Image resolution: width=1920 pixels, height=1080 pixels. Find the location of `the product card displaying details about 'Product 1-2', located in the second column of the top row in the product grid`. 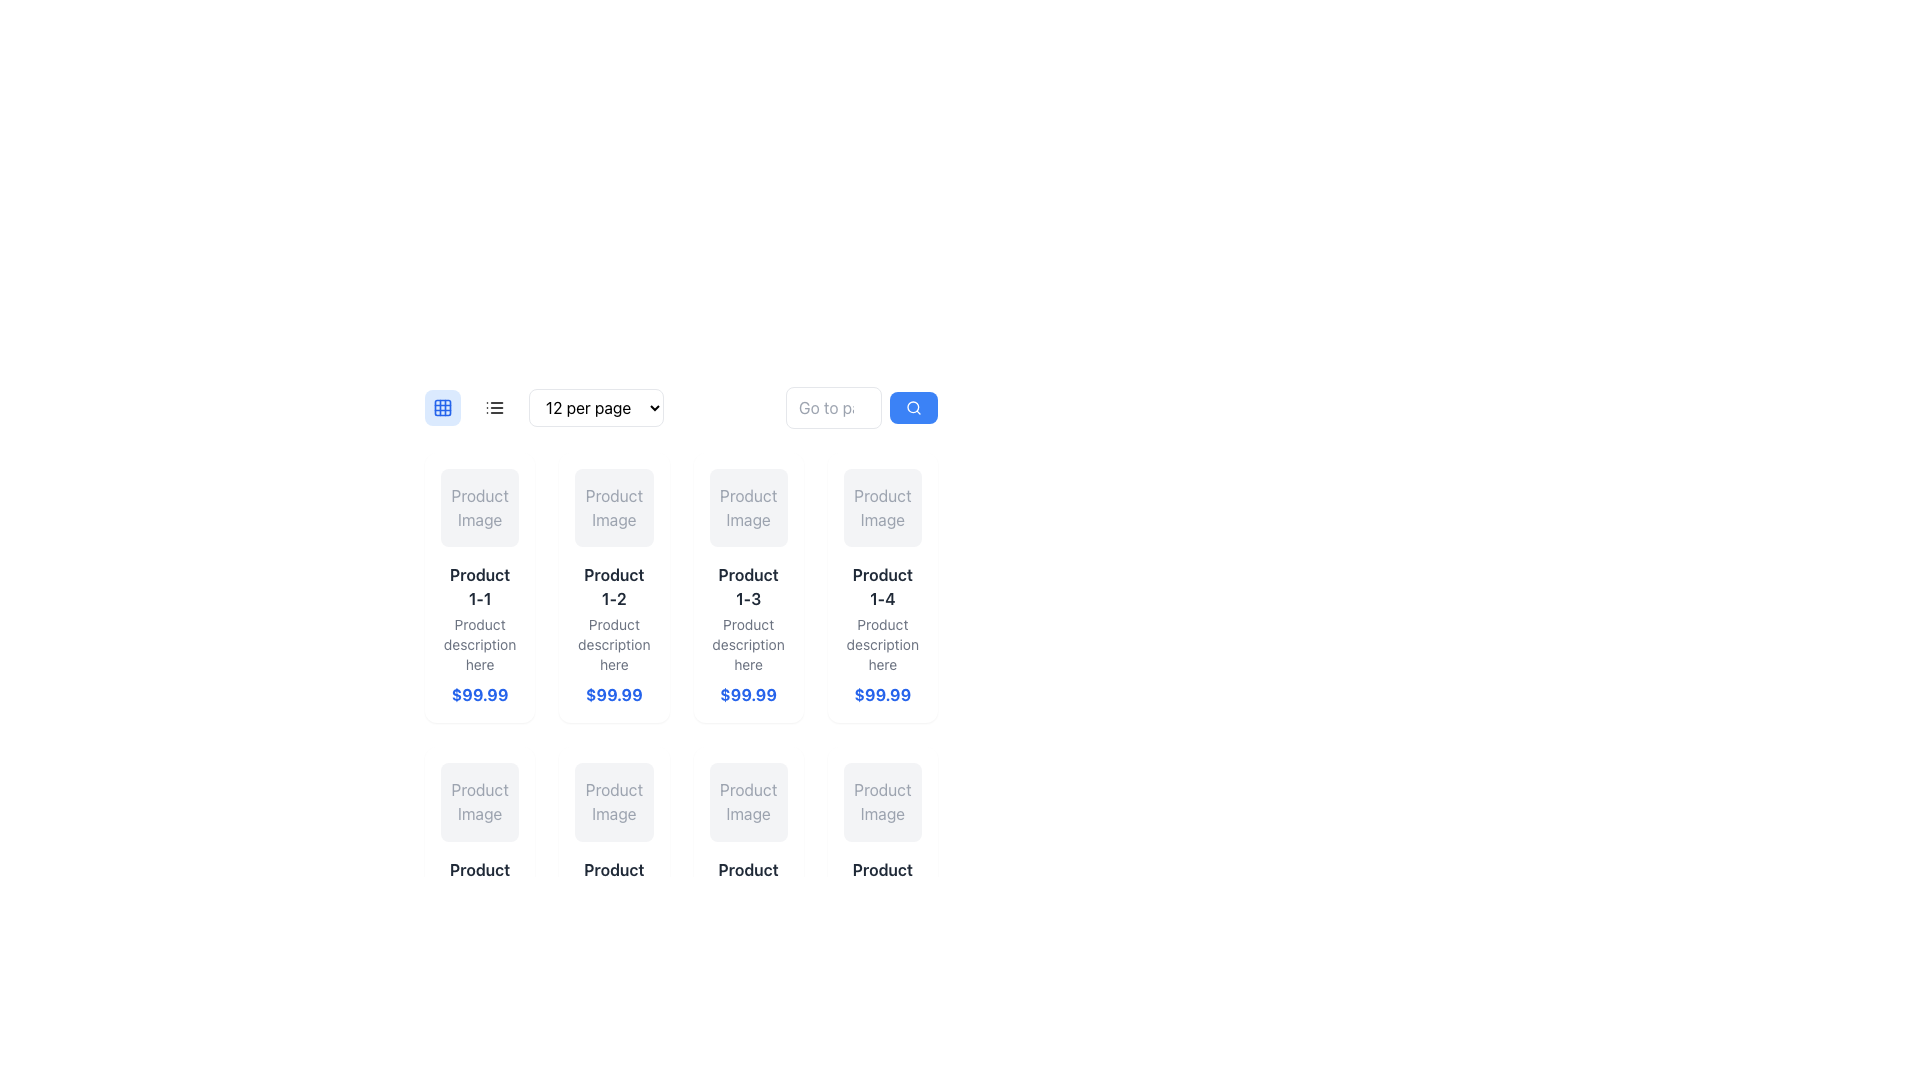

the product card displaying details about 'Product 1-2', located in the second column of the top row in the product grid is located at coordinates (613, 635).